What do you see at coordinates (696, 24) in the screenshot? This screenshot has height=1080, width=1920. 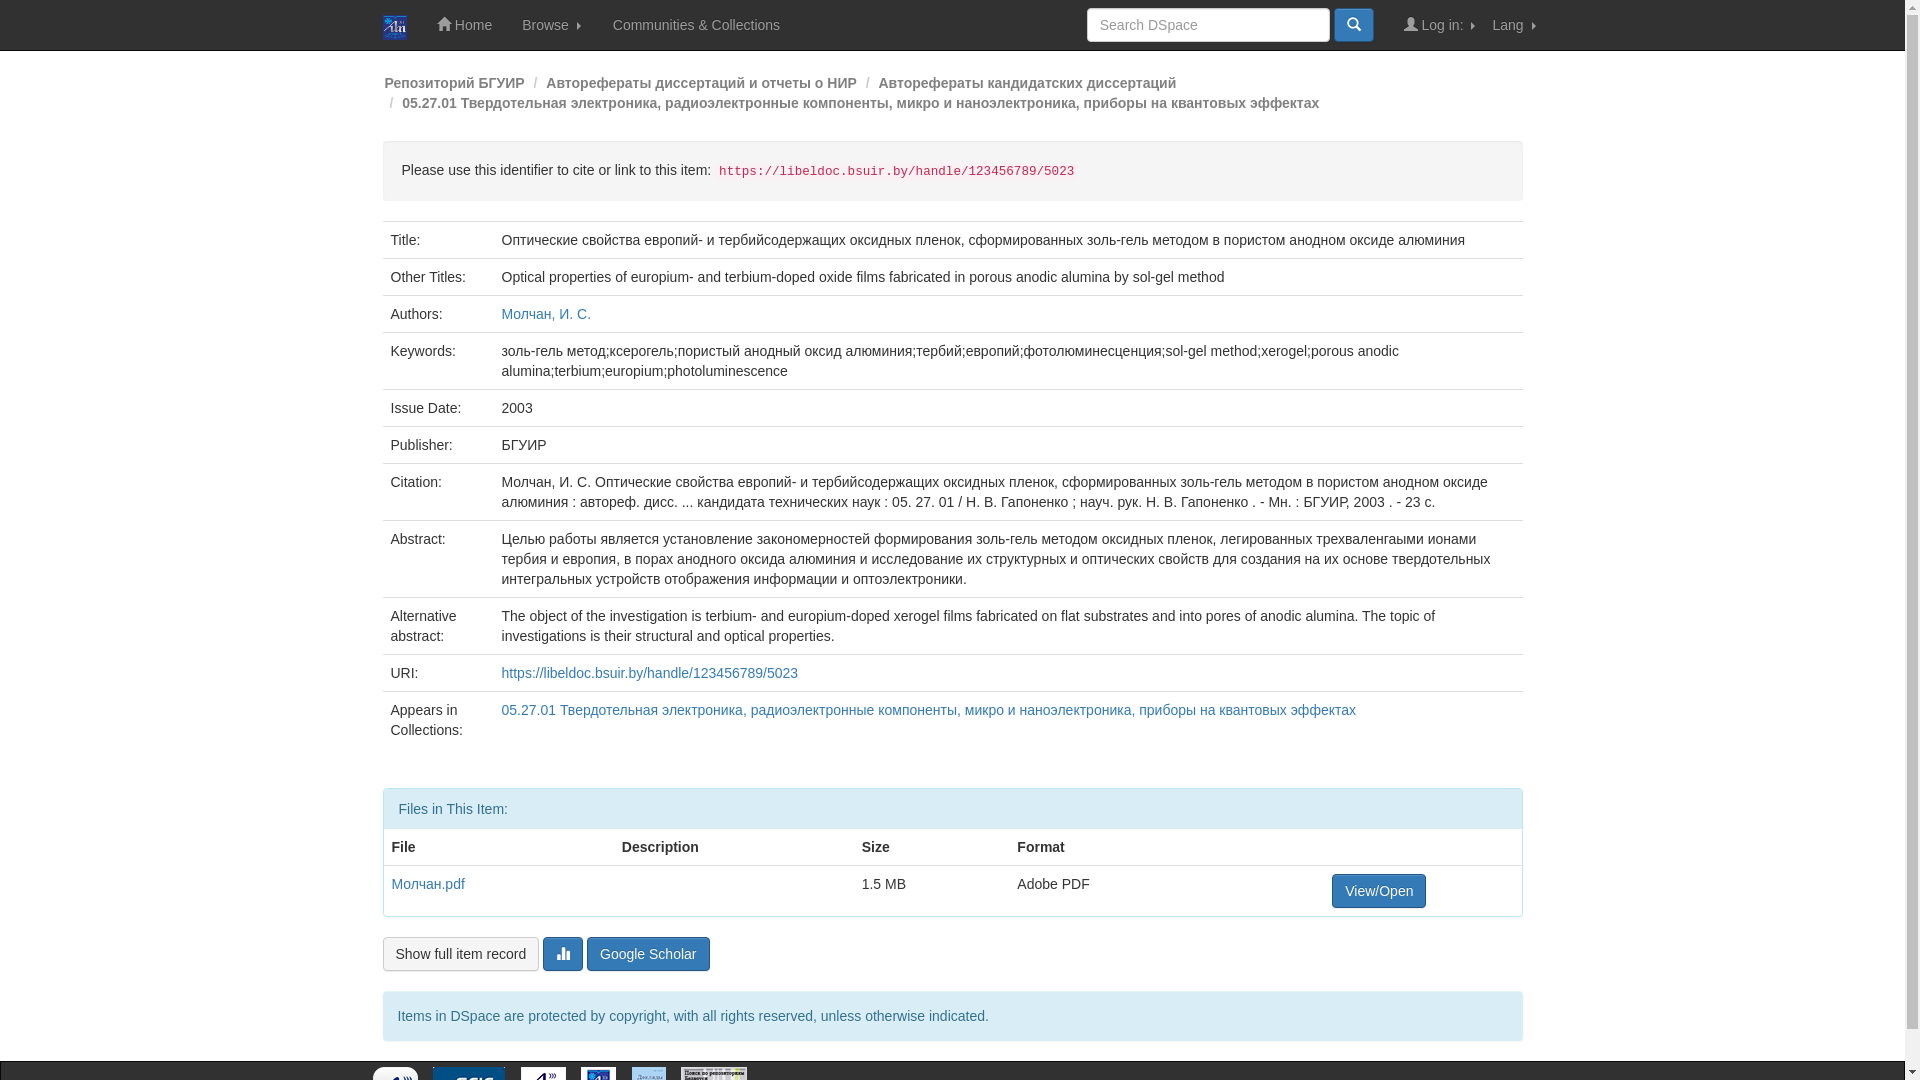 I see `'Communities & Collections'` at bounding box center [696, 24].